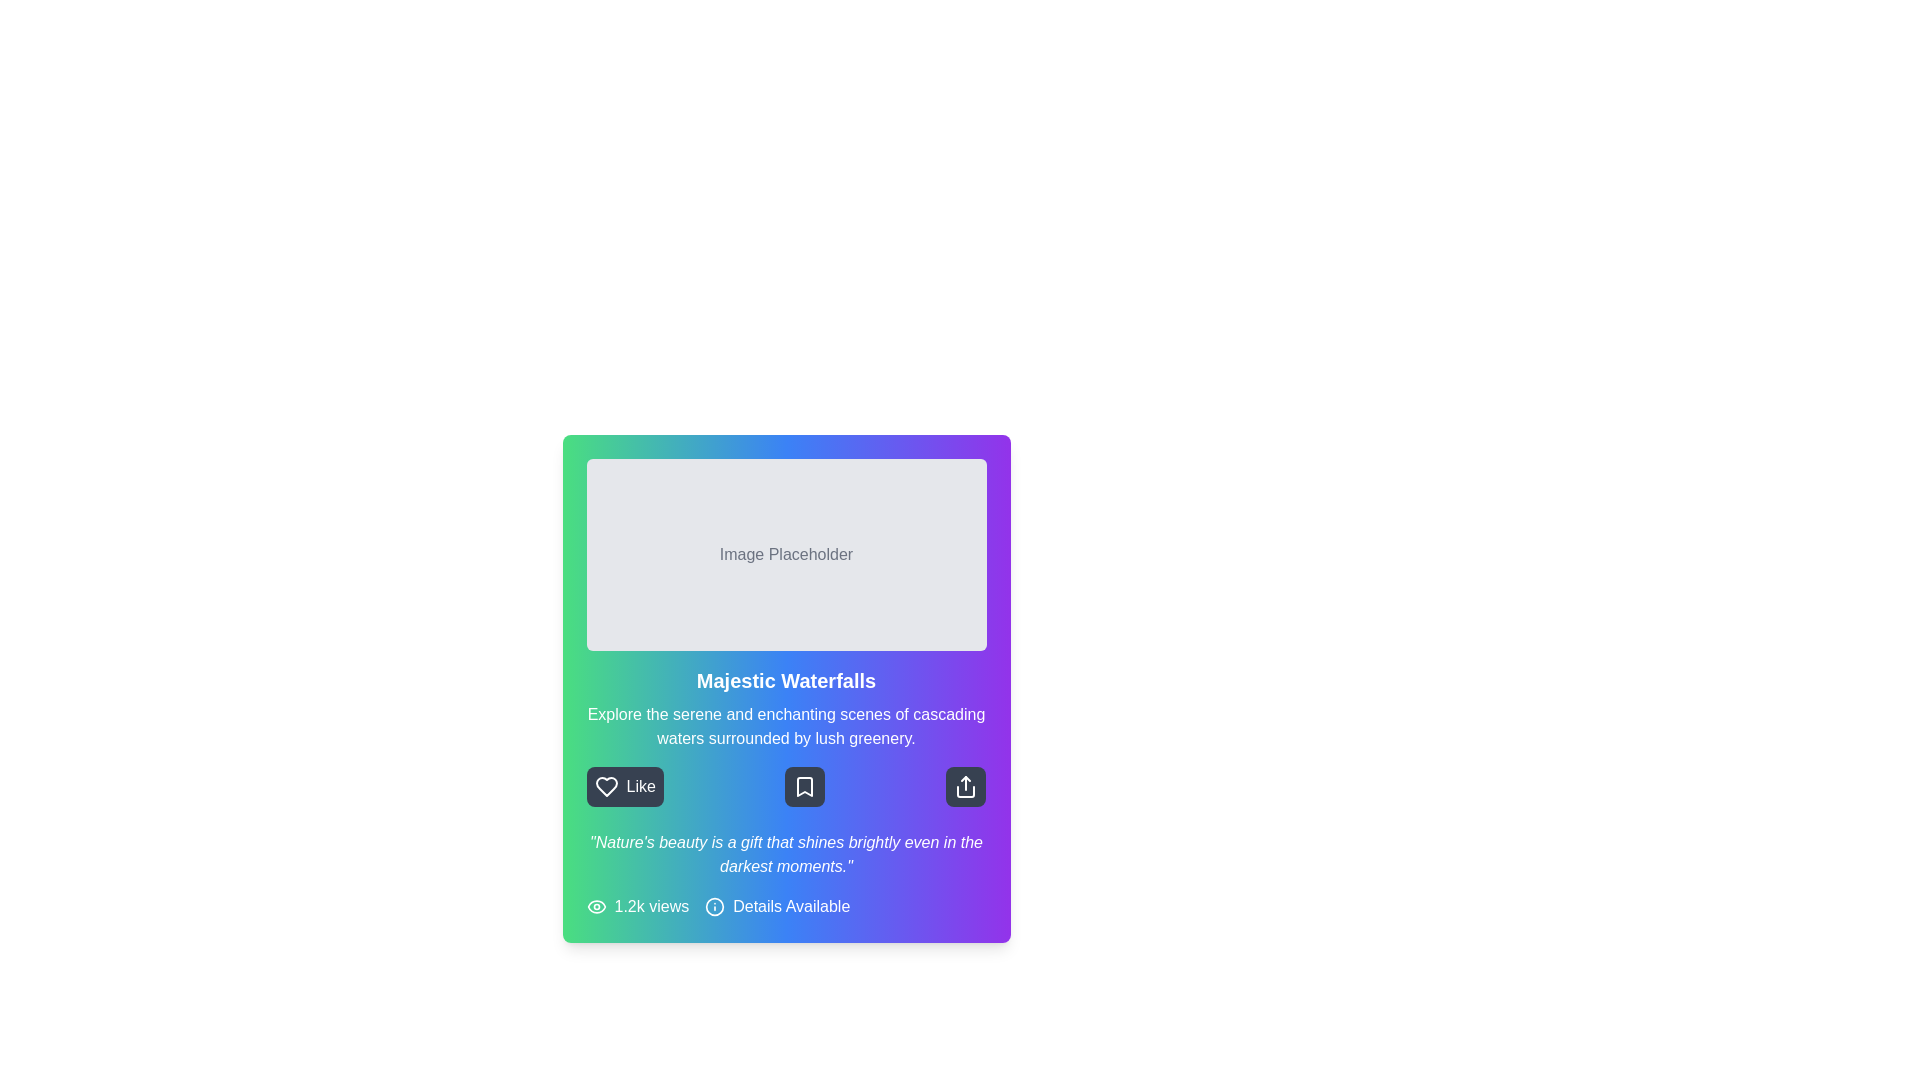 The height and width of the screenshot is (1080, 1920). I want to click on share icon located in the bottom-right section of the card, which enhances its visual identification, so click(966, 790).